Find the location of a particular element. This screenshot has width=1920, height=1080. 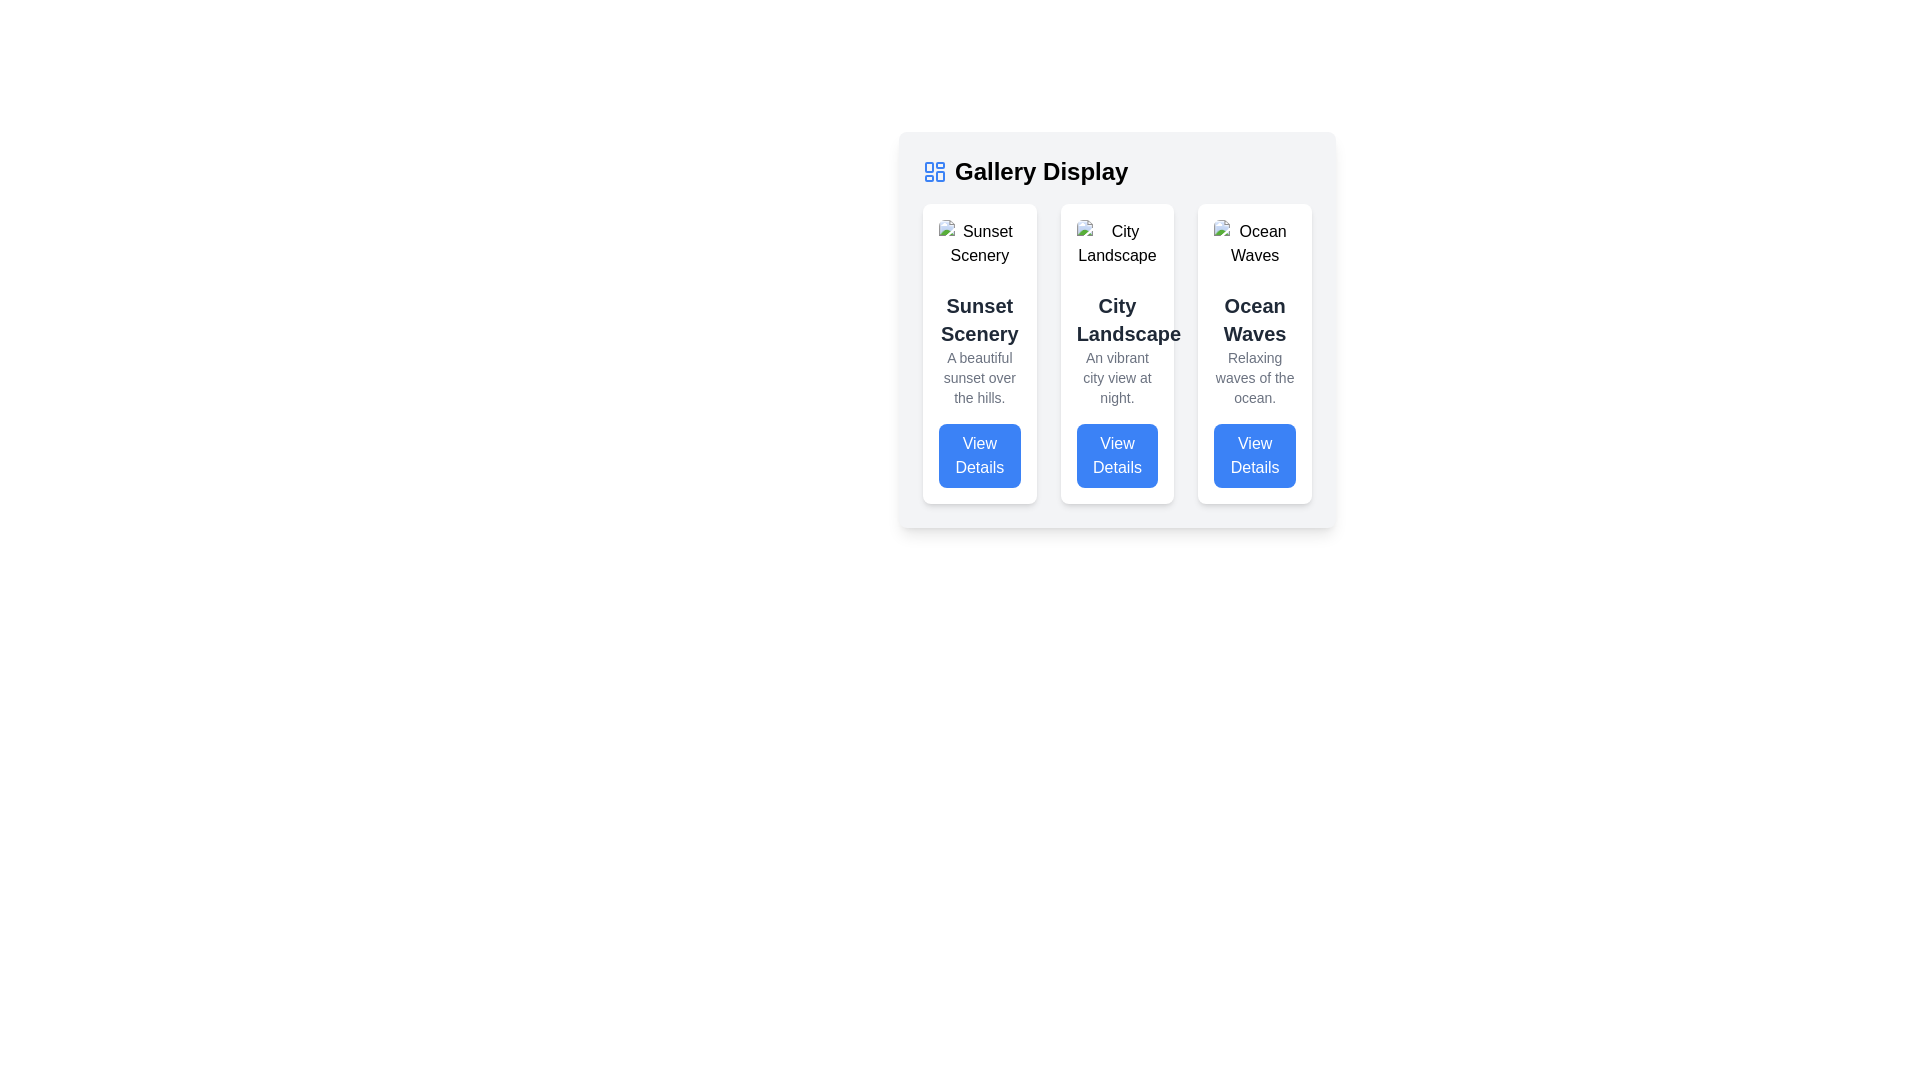

the city landscape image is located at coordinates (1116, 242).